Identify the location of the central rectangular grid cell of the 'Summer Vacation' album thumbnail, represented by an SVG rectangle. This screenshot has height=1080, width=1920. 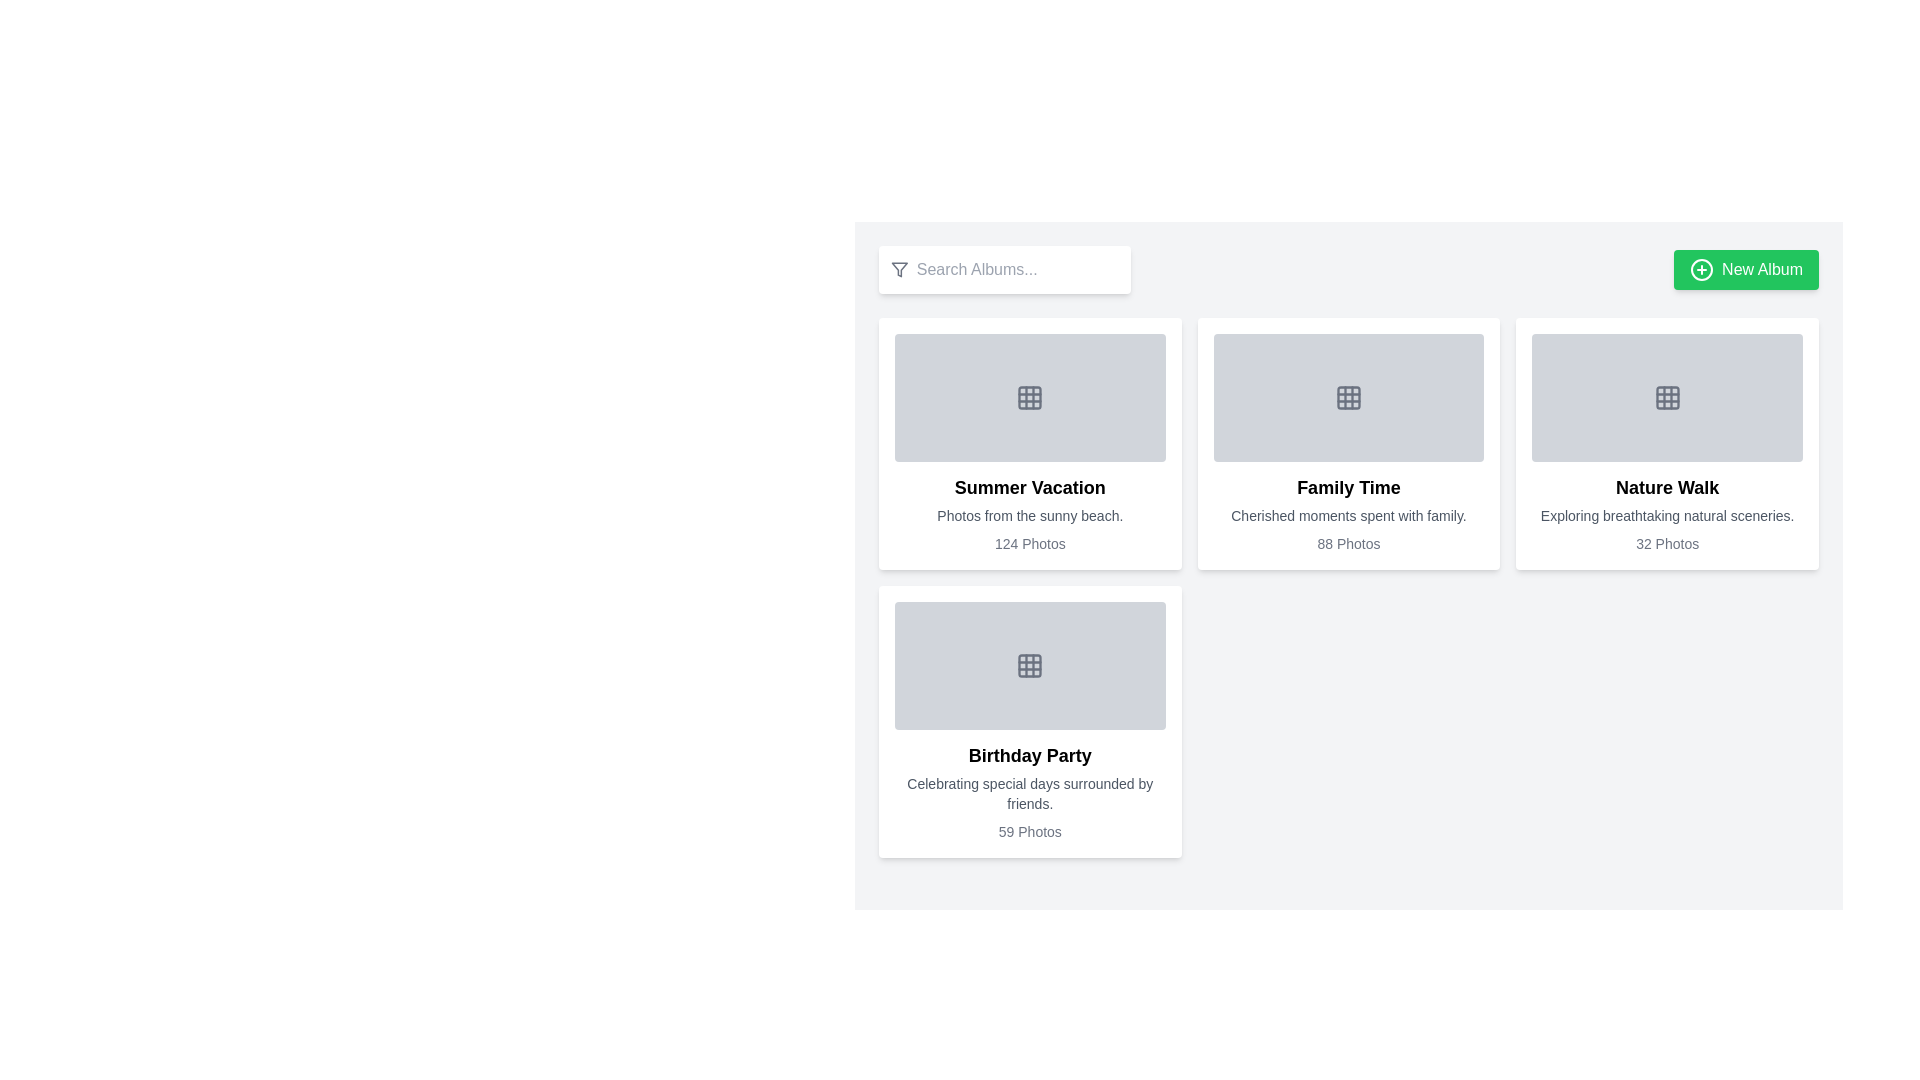
(1030, 397).